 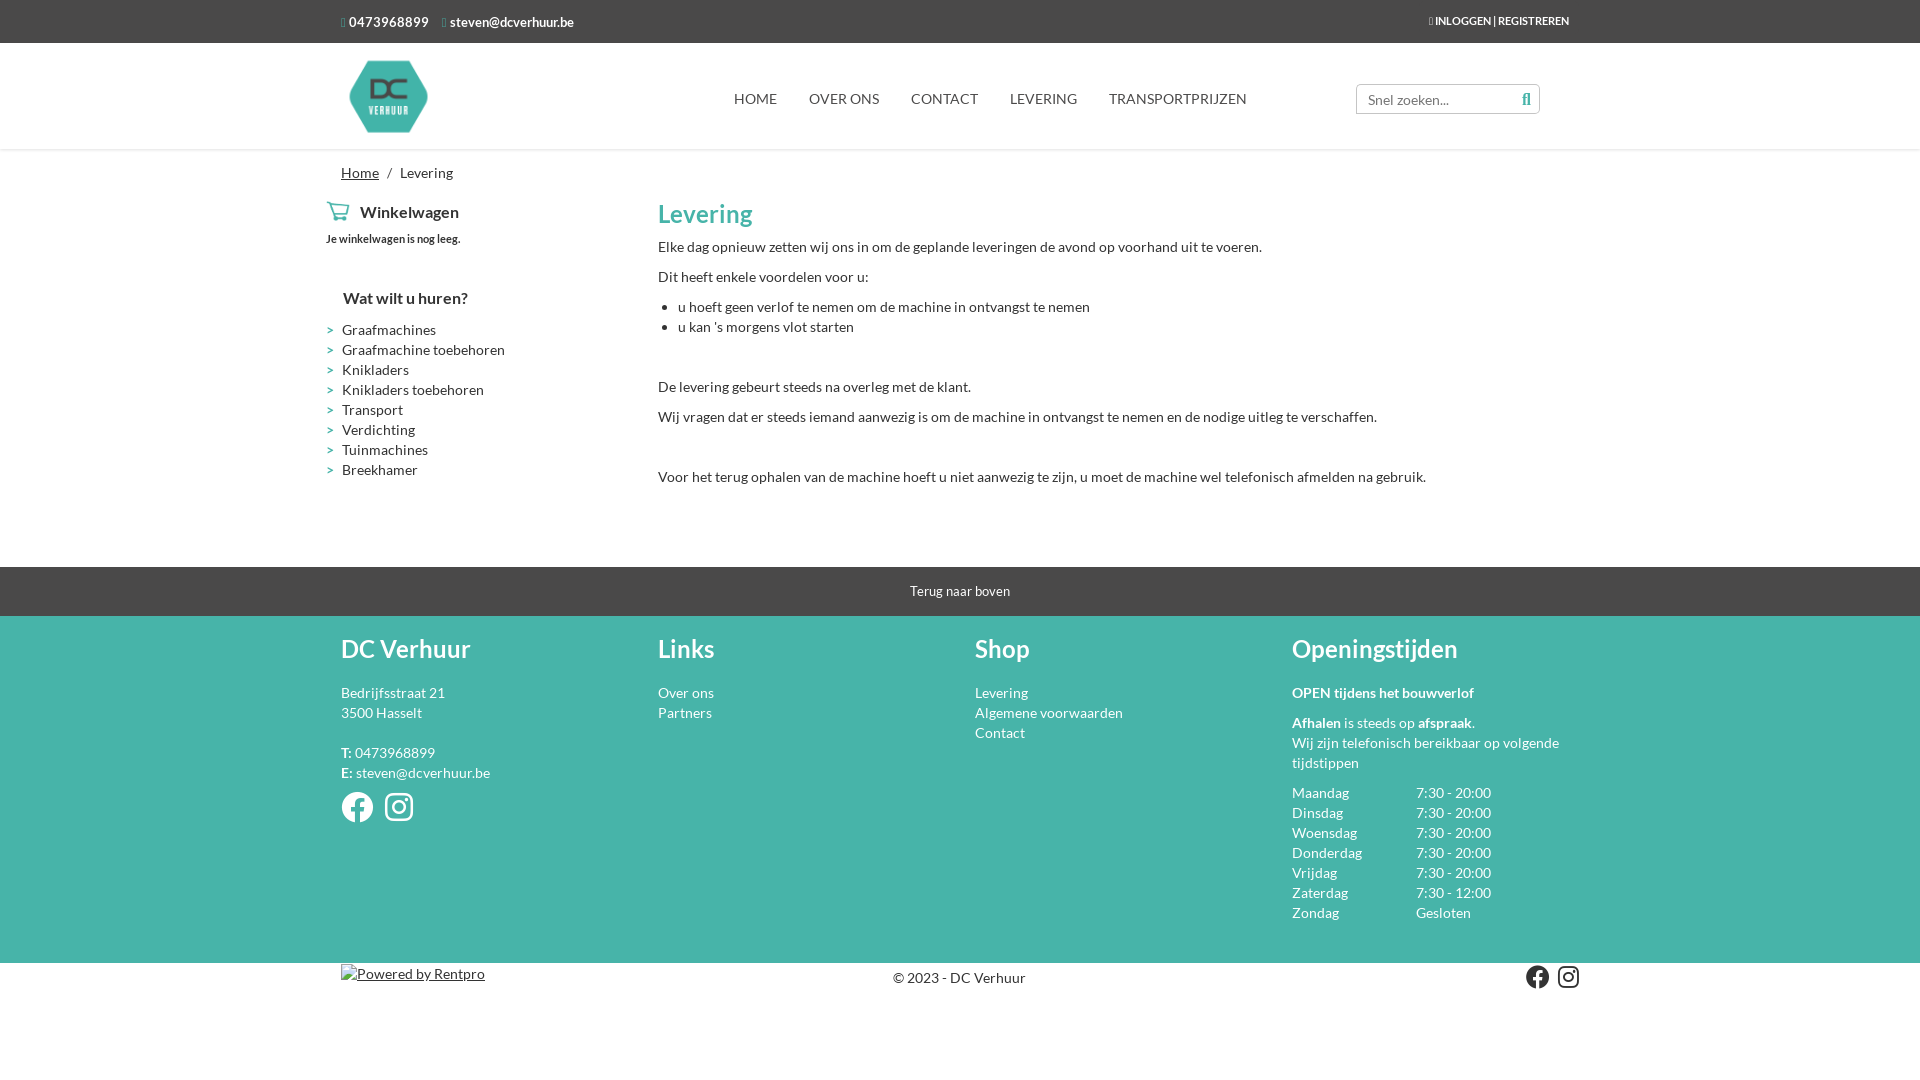 What do you see at coordinates (1042, 97) in the screenshot?
I see `'LEVERING'` at bounding box center [1042, 97].